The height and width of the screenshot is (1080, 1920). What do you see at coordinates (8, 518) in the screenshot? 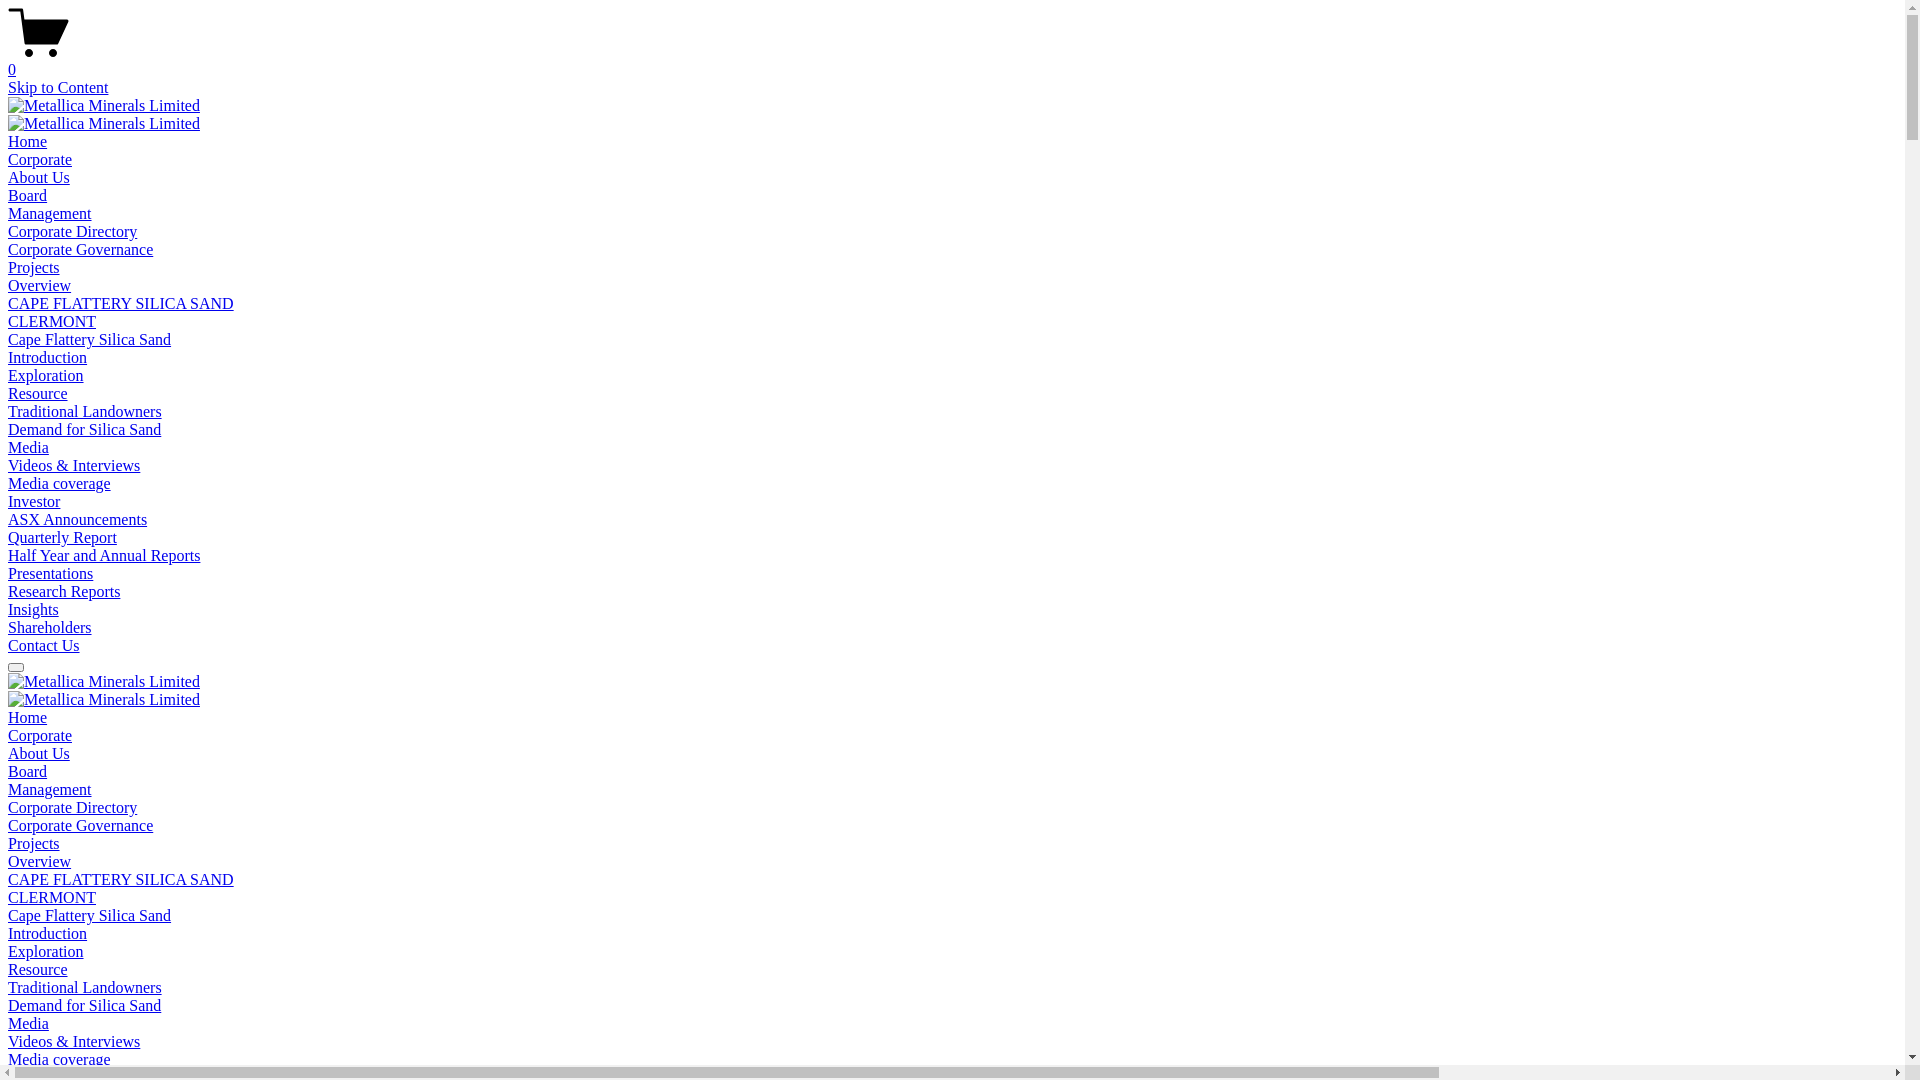
I see `'ASX Announcements'` at bounding box center [8, 518].